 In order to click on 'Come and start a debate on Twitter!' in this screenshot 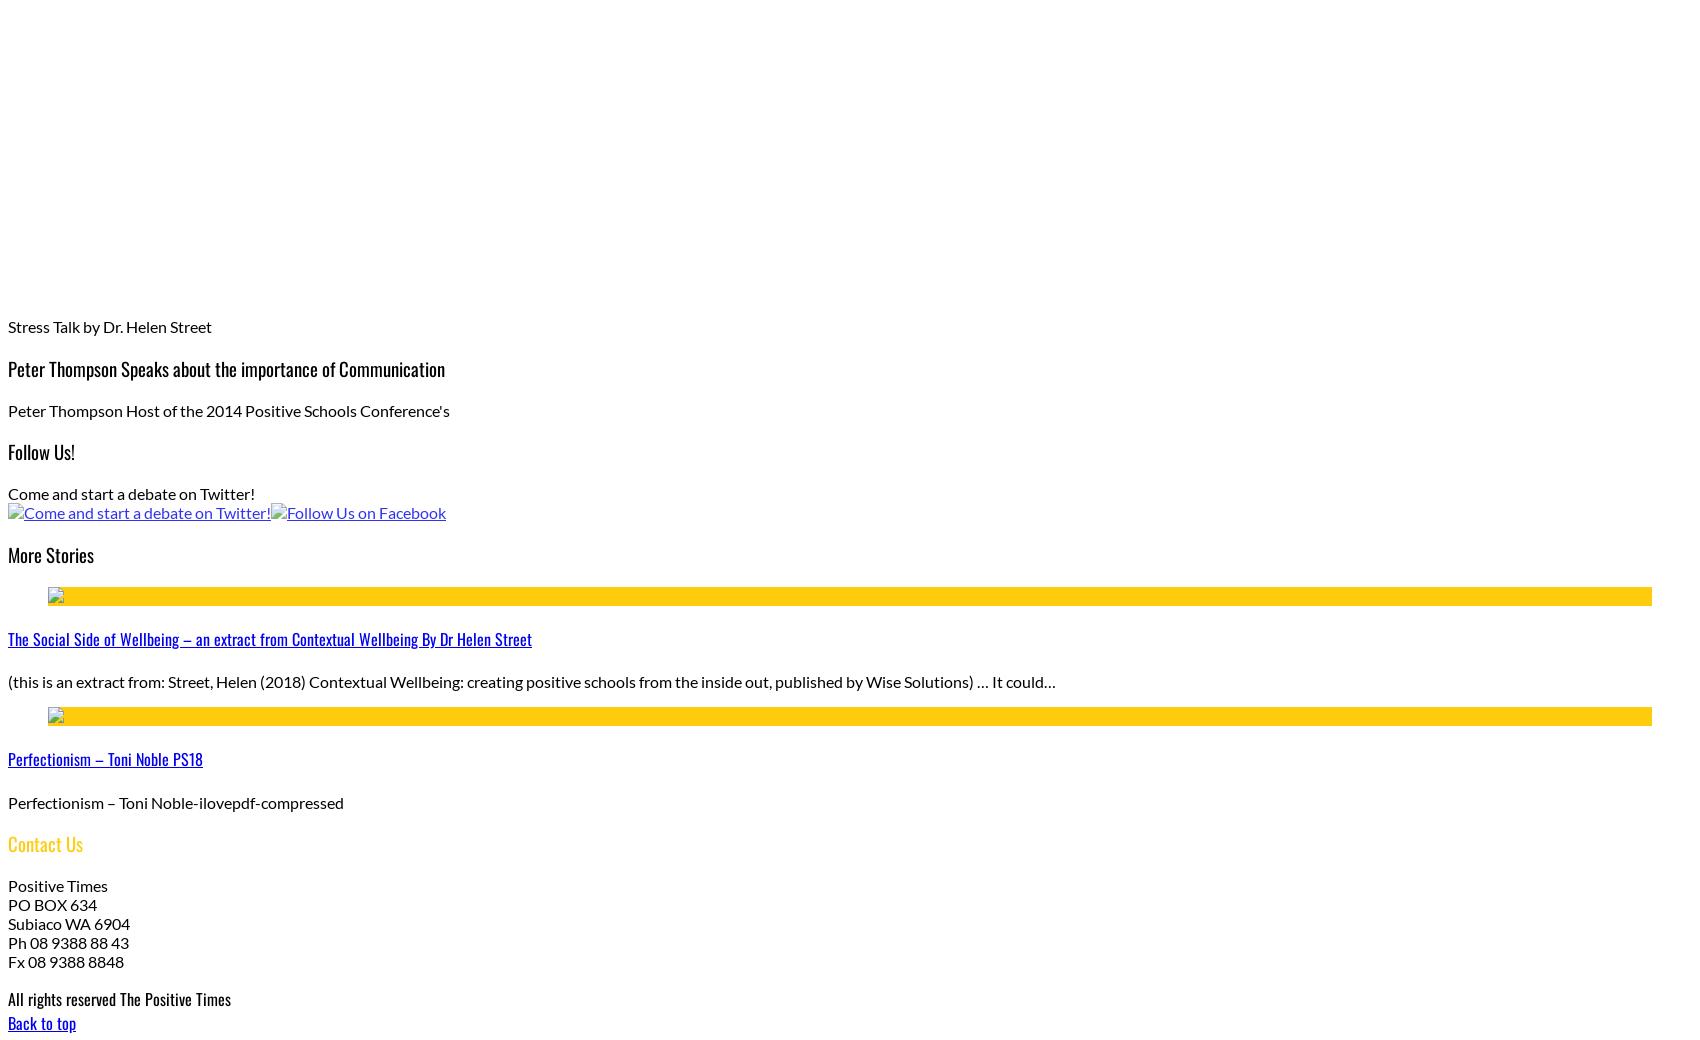, I will do `click(130, 493)`.